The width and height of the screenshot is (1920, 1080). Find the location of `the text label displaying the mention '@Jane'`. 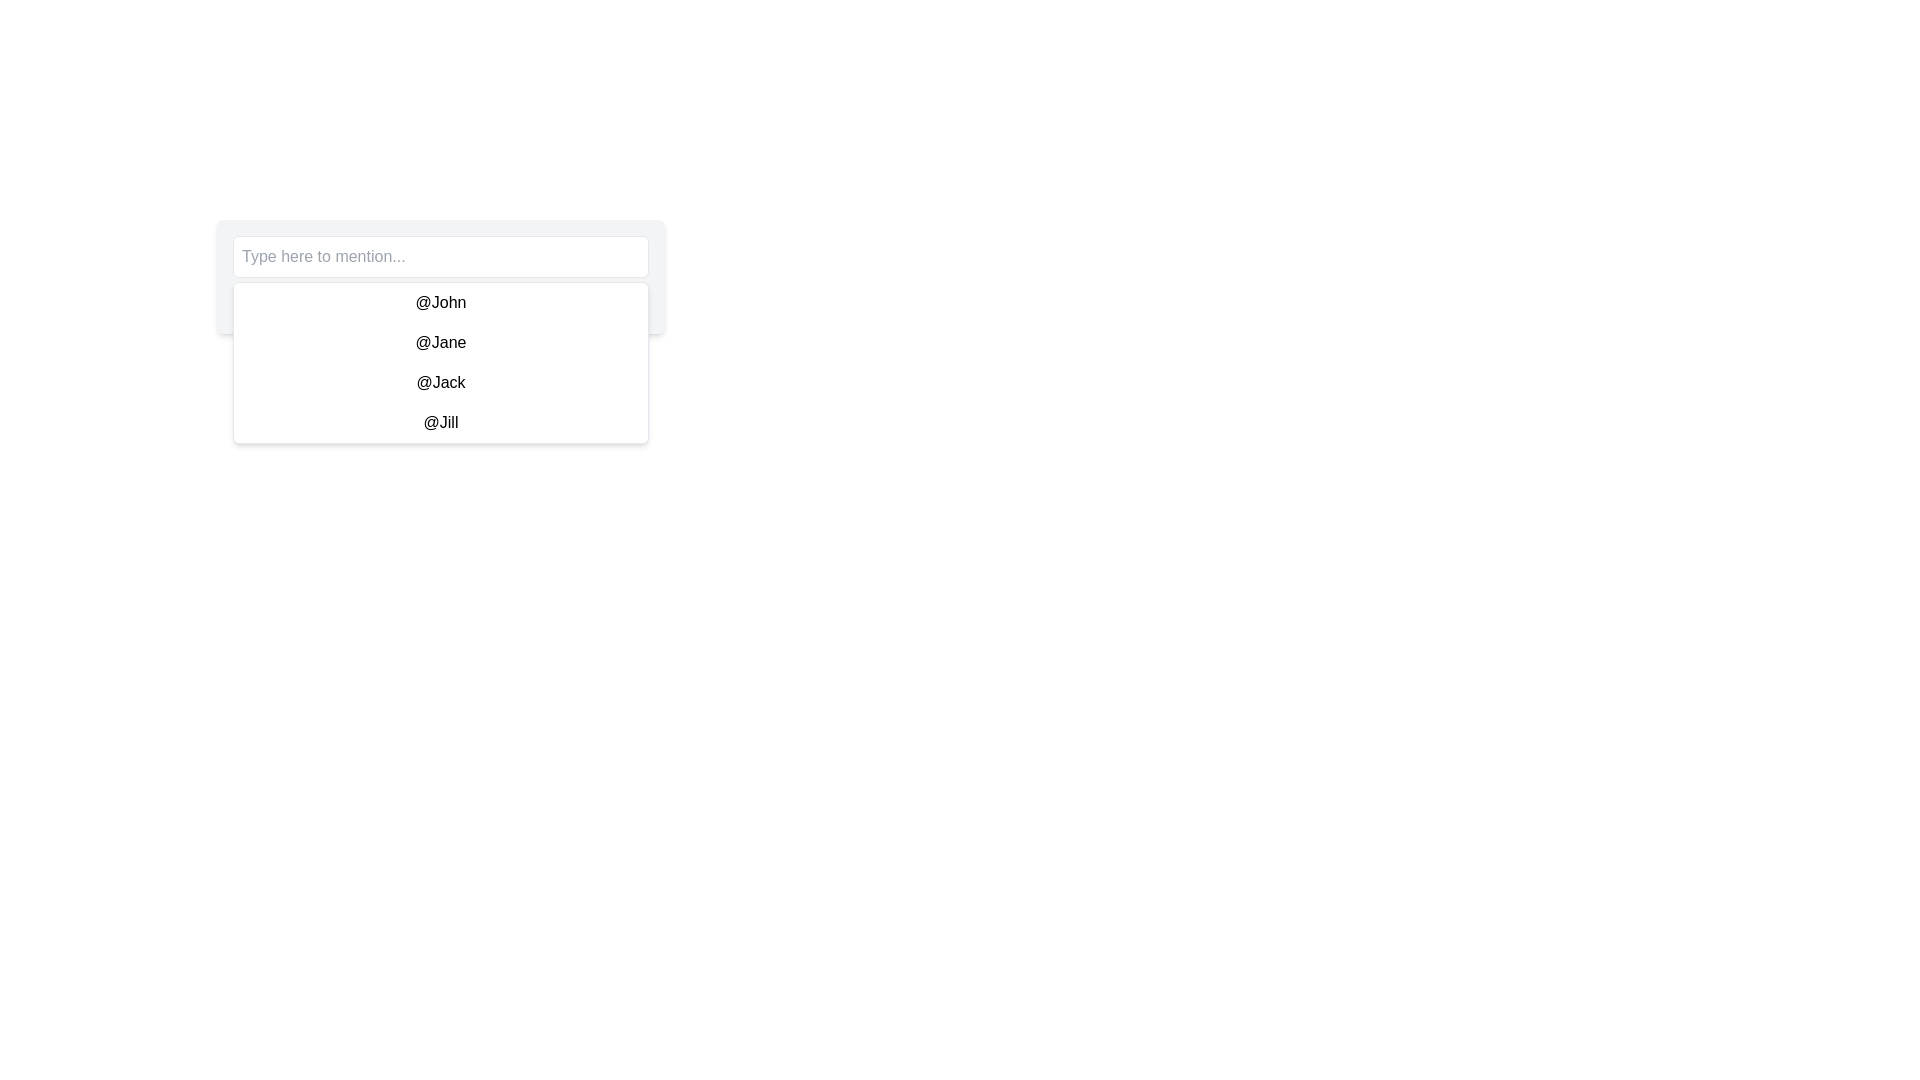

the text label displaying the mention '@Jane' is located at coordinates (440, 342).